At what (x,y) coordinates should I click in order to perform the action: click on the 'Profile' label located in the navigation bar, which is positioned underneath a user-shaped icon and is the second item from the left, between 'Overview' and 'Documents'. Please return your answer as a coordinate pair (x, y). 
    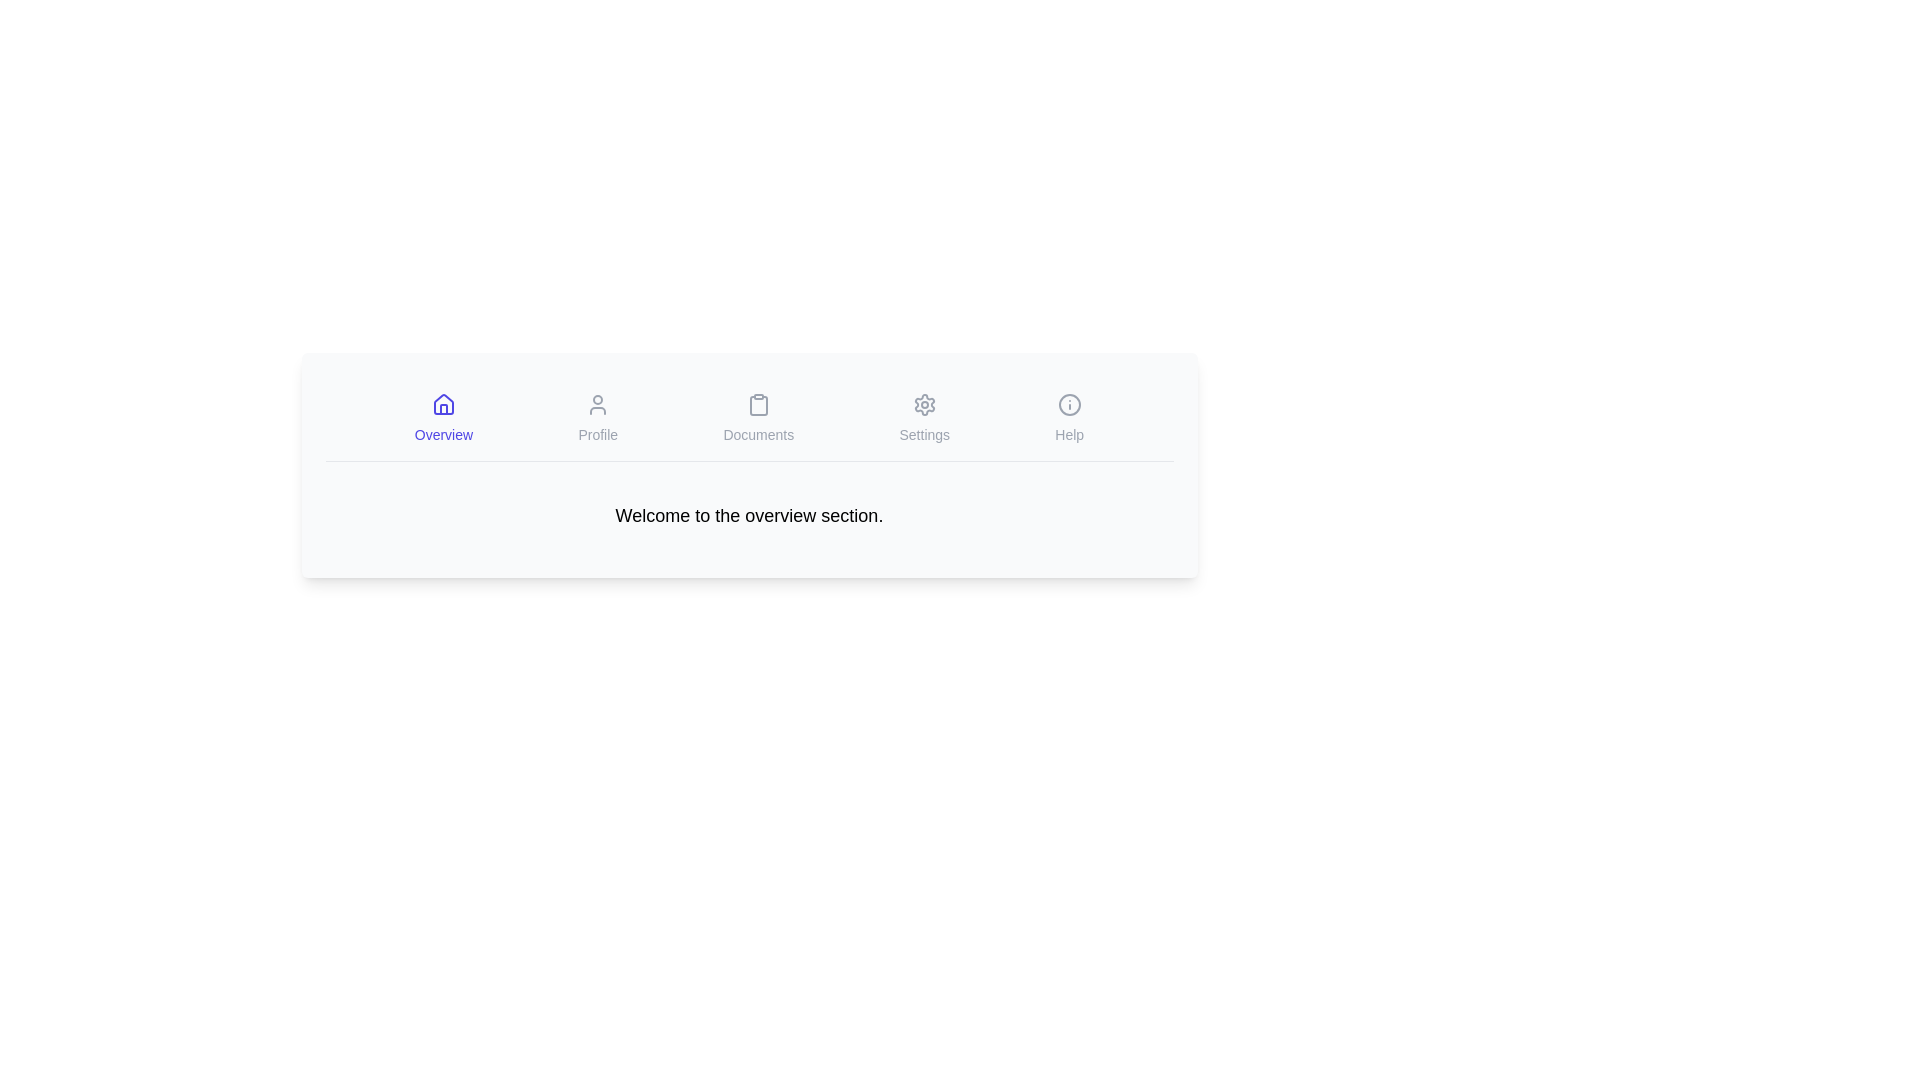
    Looking at the image, I should click on (597, 434).